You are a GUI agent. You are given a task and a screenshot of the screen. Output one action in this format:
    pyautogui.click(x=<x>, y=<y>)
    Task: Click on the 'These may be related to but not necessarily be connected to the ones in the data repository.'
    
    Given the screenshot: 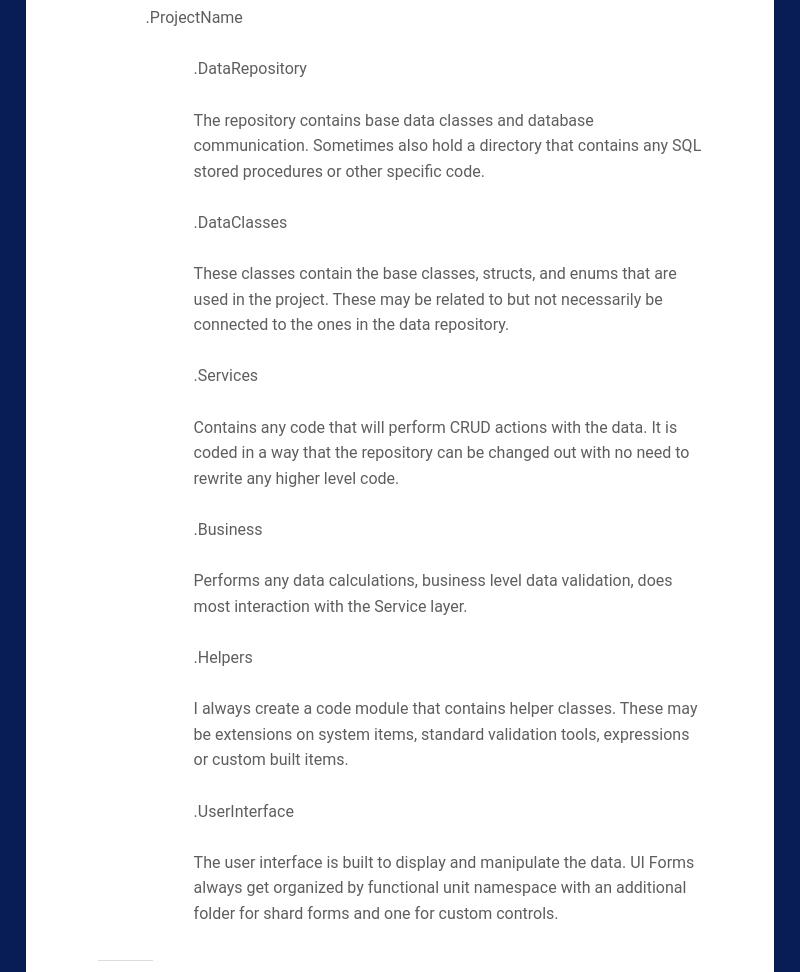 What is the action you would take?
    pyautogui.click(x=427, y=310)
    